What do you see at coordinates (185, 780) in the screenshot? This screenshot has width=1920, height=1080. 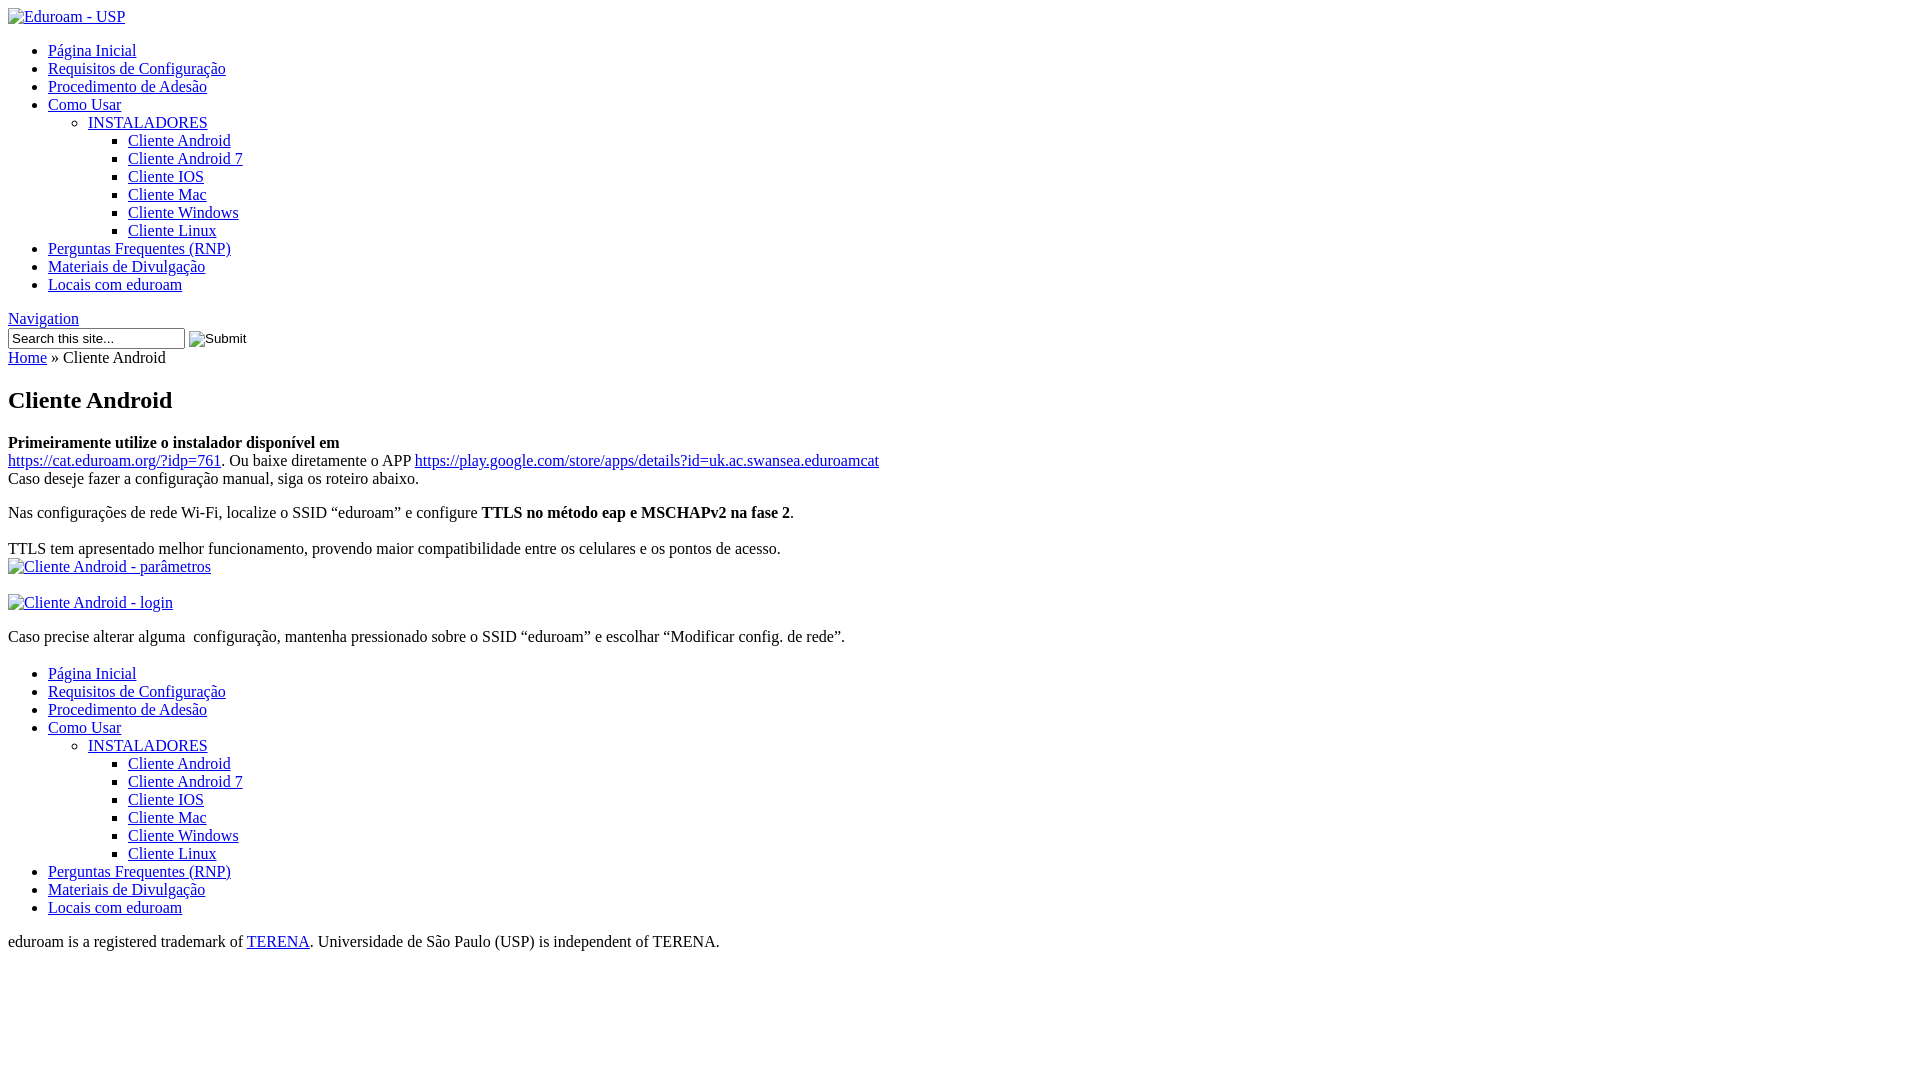 I see `'Cliente Android 7'` at bounding box center [185, 780].